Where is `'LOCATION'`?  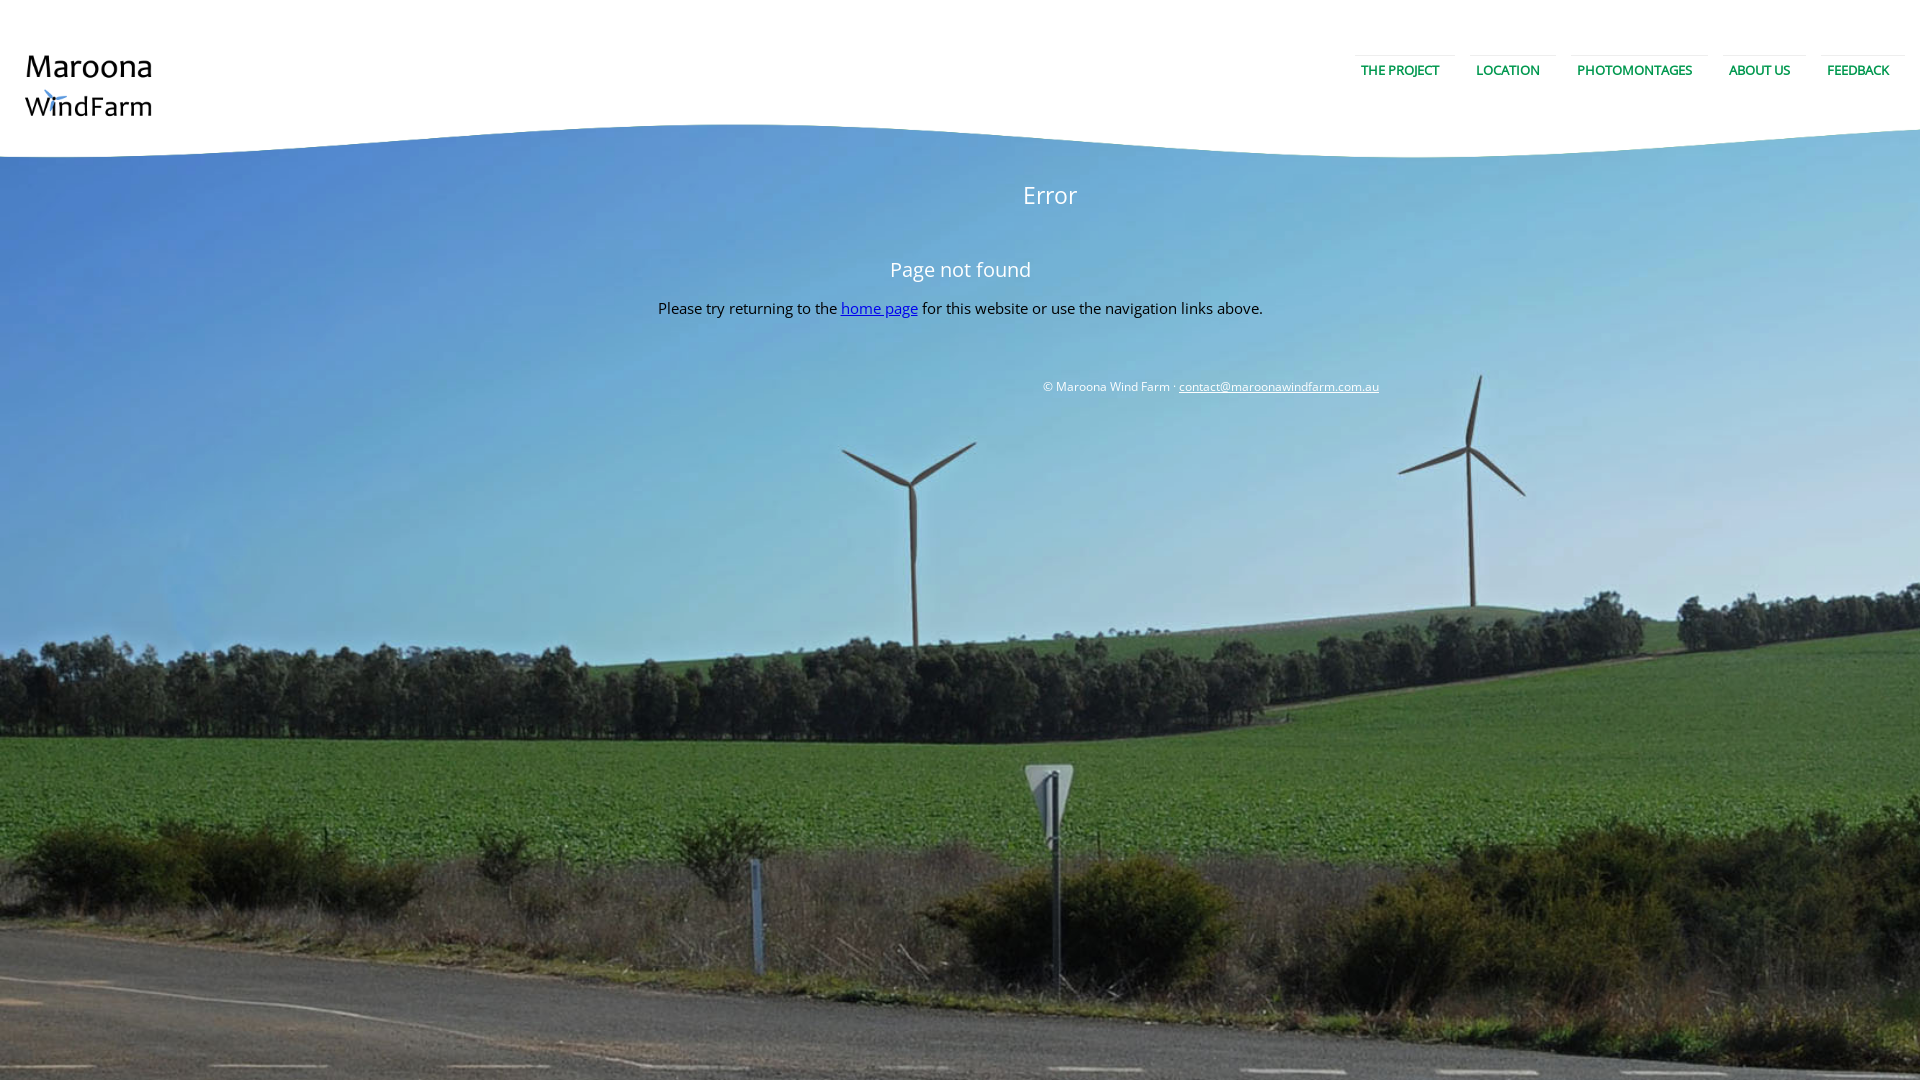 'LOCATION' is located at coordinates (1507, 69).